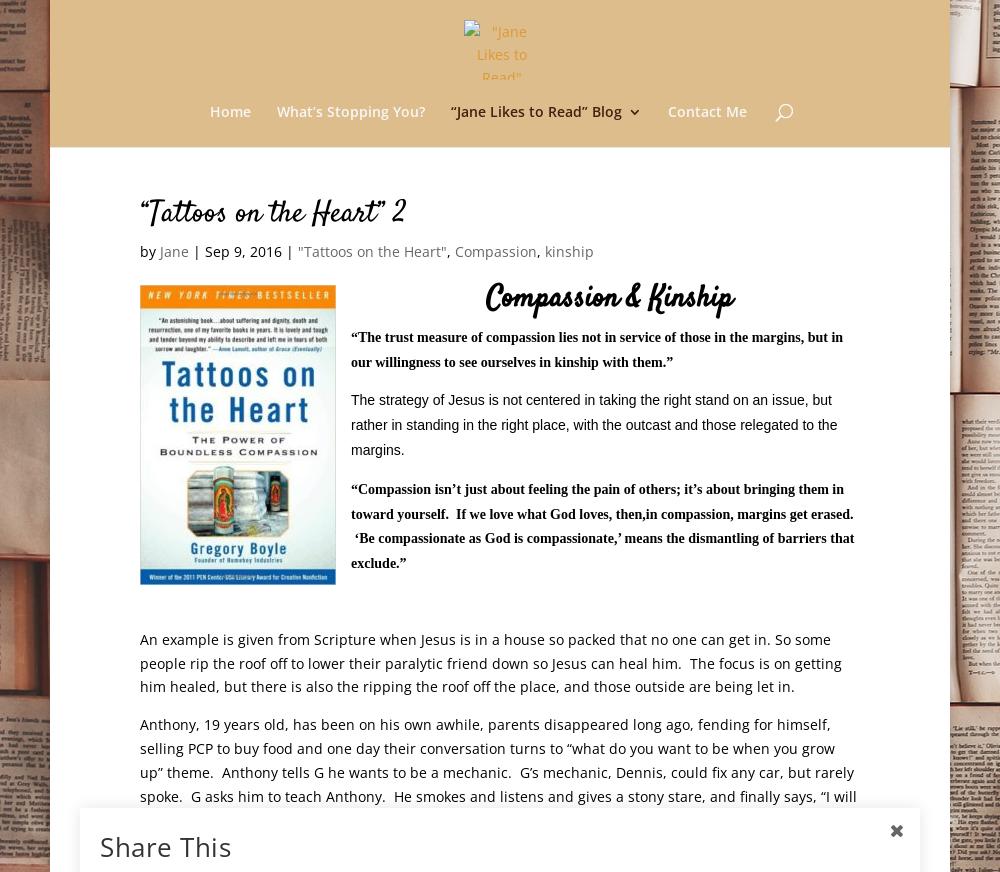 The width and height of the screenshot is (1000, 872). What do you see at coordinates (552, 377) in the screenshot?
I see `'Tell a Better Story'` at bounding box center [552, 377].